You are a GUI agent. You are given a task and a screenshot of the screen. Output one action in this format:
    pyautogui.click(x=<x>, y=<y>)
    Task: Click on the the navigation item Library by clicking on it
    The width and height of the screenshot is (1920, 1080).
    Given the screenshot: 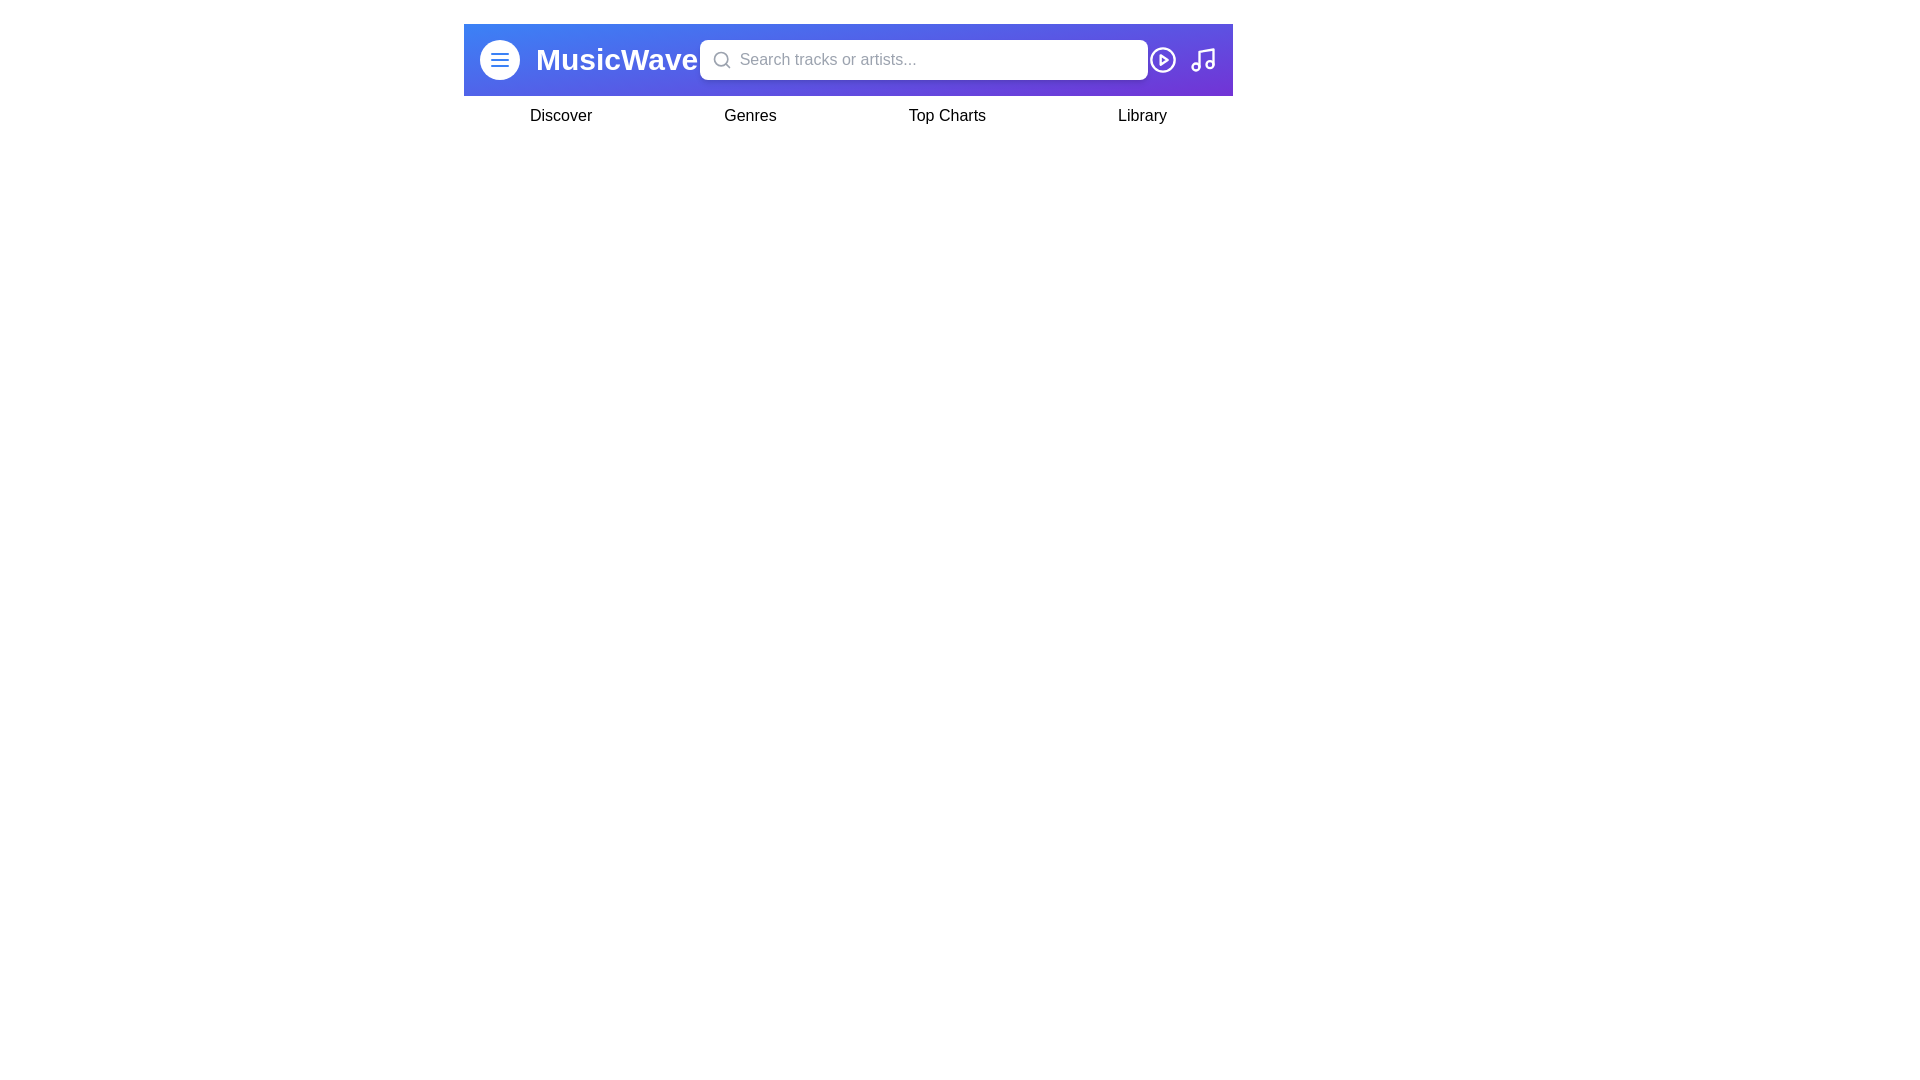 What is the action you would take?
    pyautogui.click(x=1142, y=115)
    